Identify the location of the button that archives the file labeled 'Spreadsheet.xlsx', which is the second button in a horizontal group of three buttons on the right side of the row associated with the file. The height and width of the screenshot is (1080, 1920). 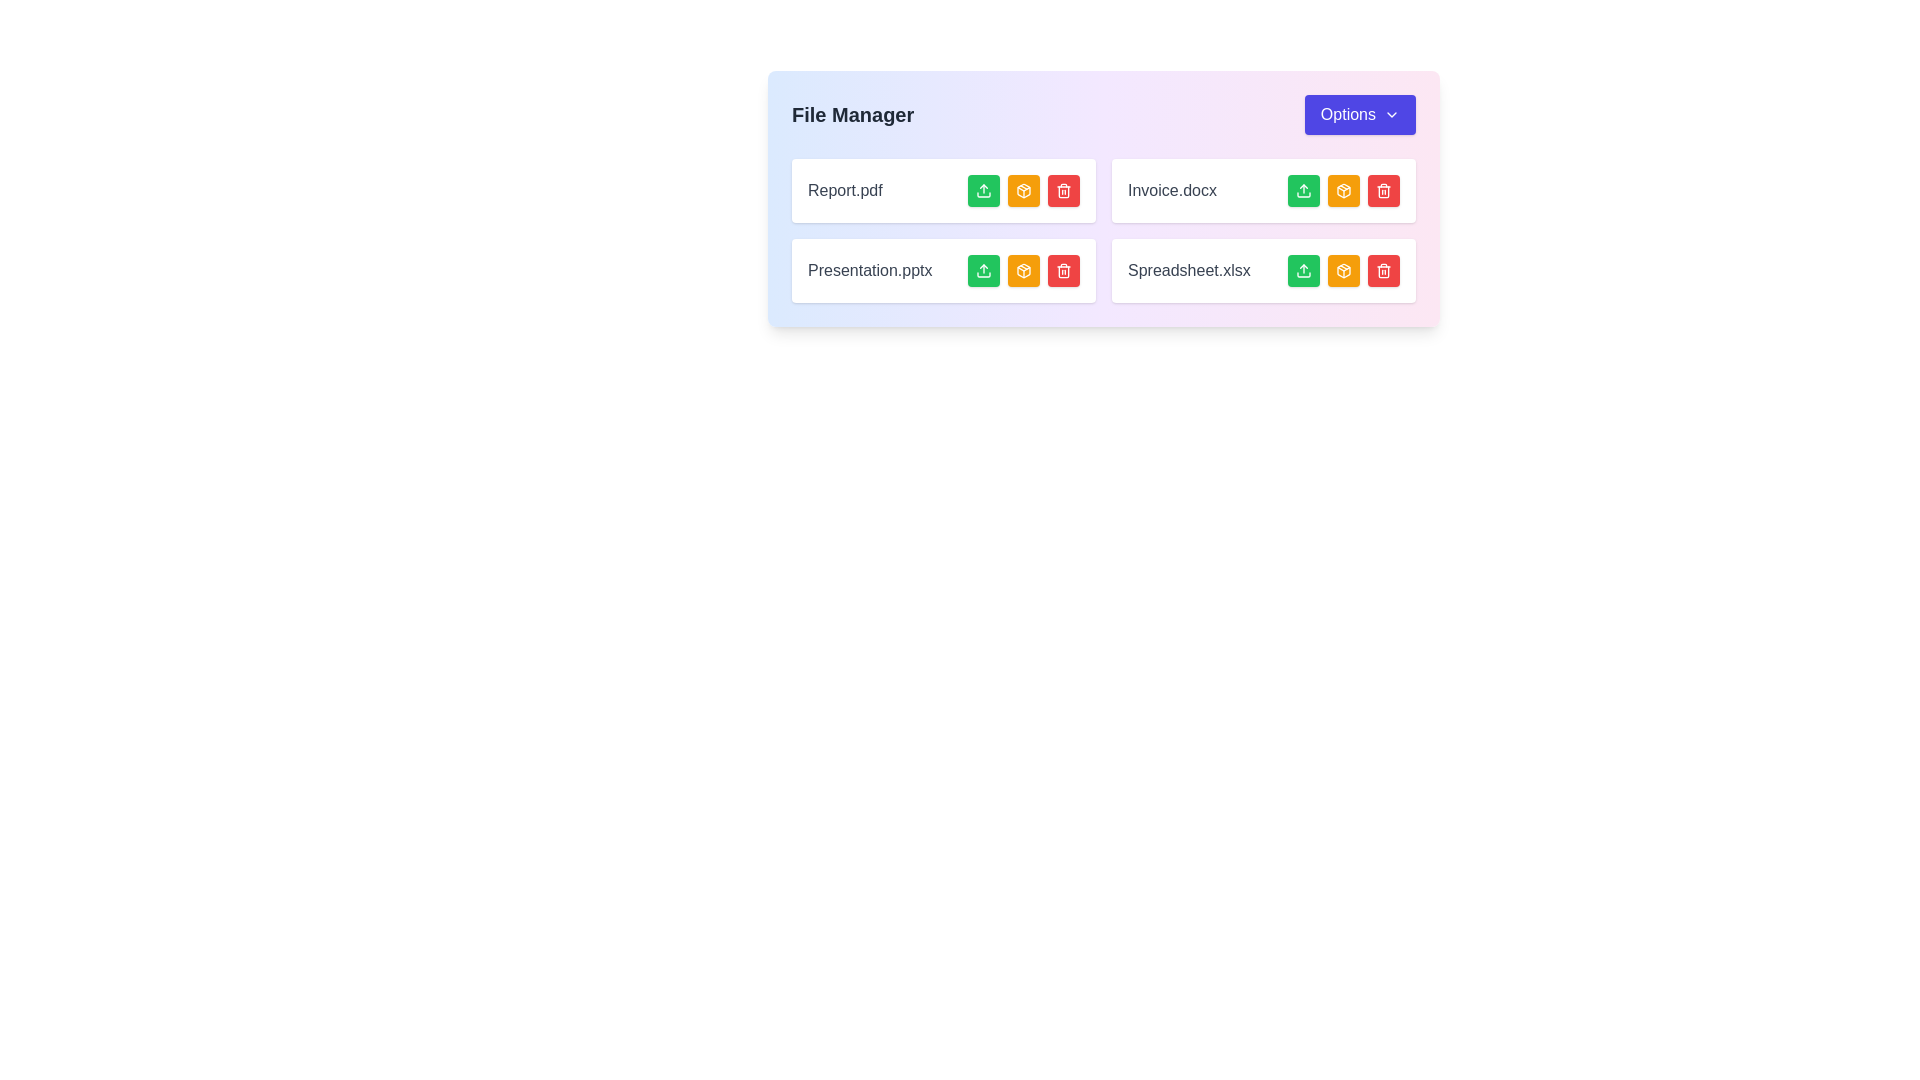
(1344, 270).